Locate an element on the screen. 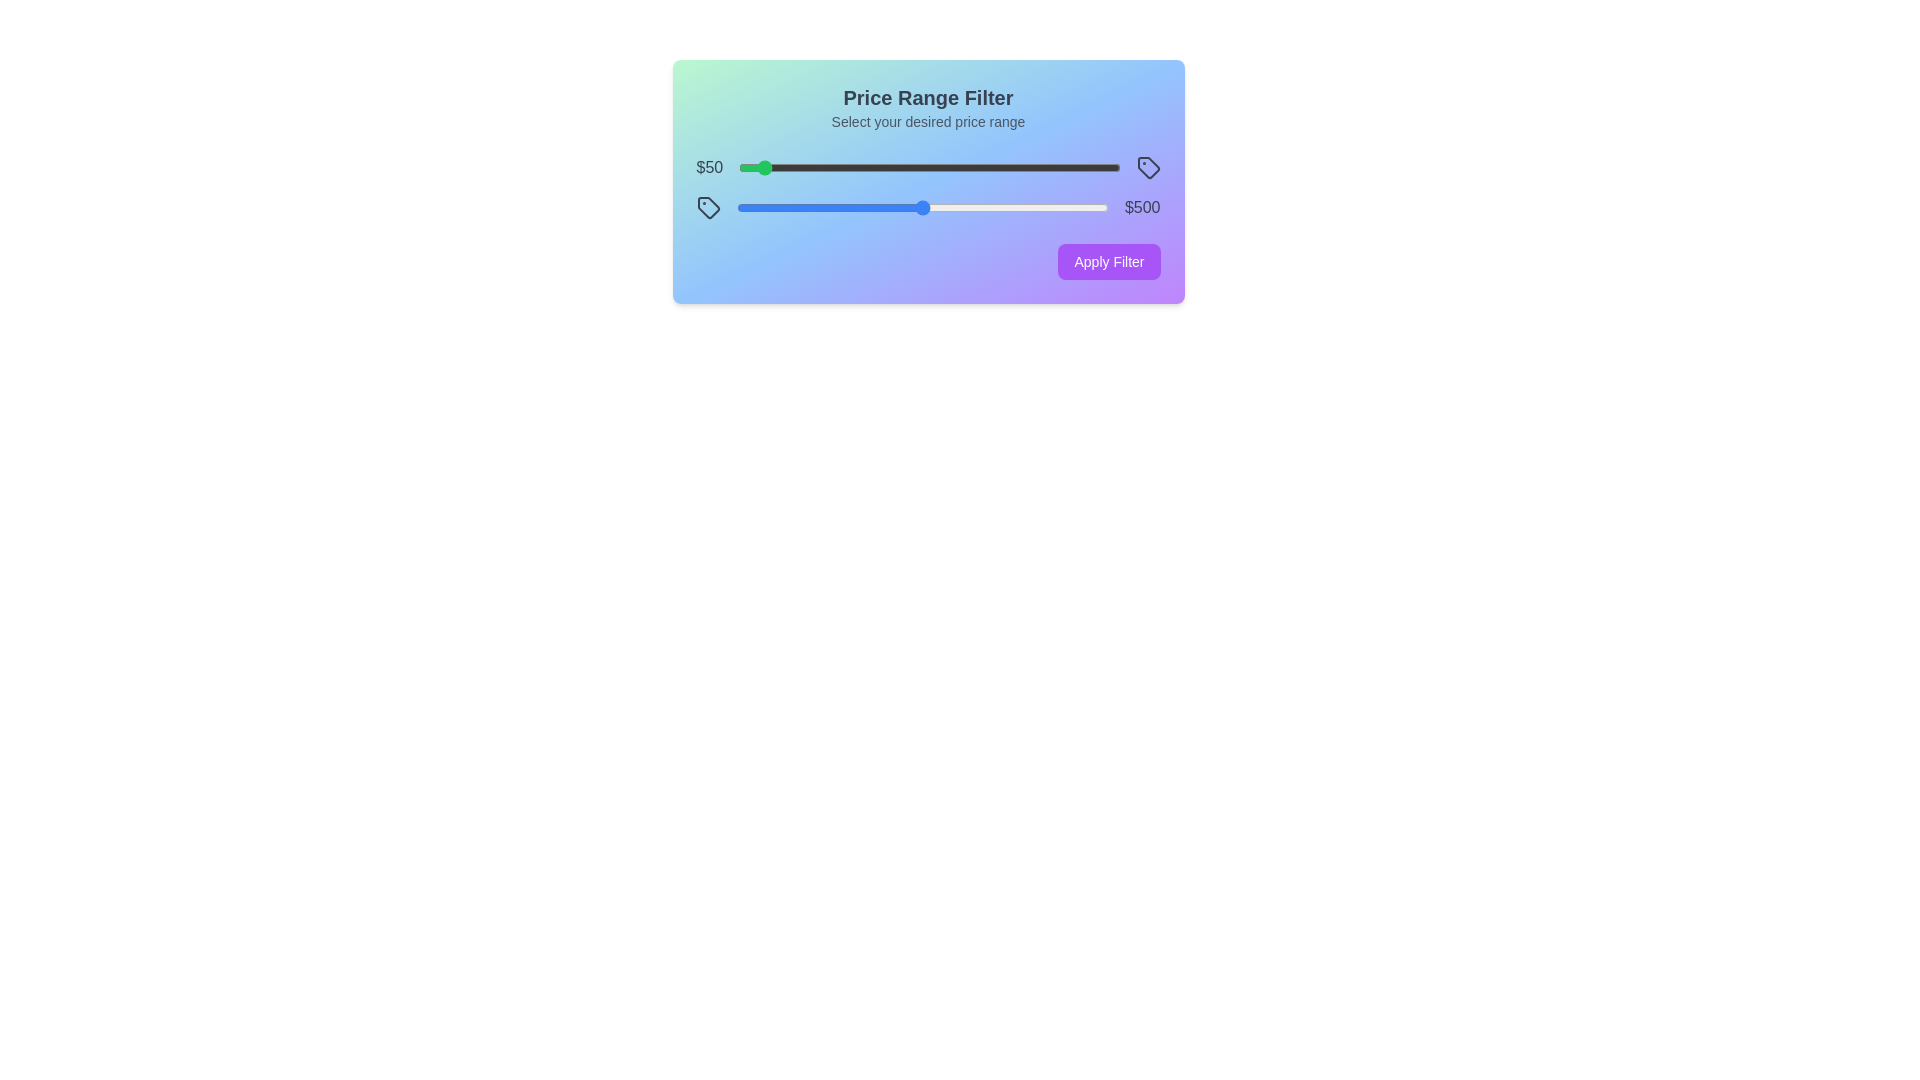 This screenshot has height=1080, width=1920. the maximum price slider to 229 is located at coordinates (821, 208).